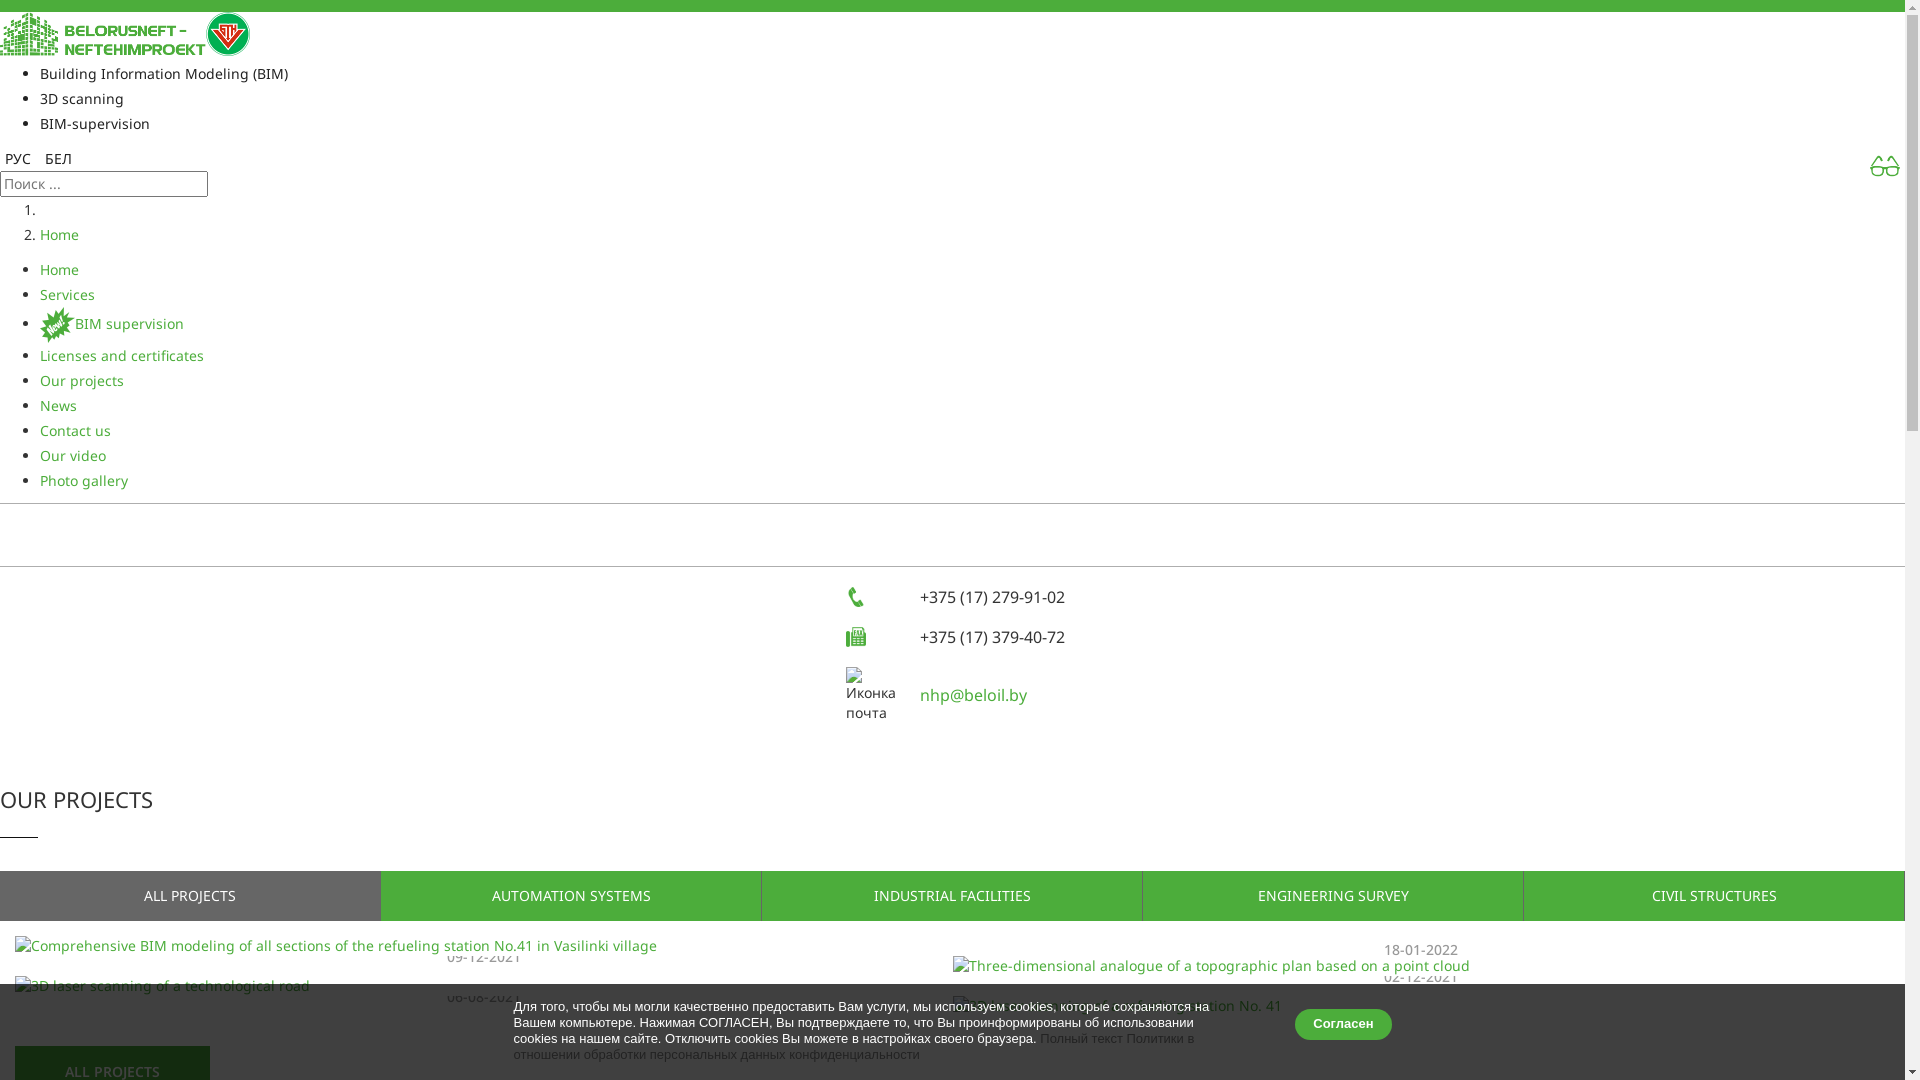 The image size is (1920, 1080). I want to click on 'Building Information Modeling (BIM)', so click(163, 72).